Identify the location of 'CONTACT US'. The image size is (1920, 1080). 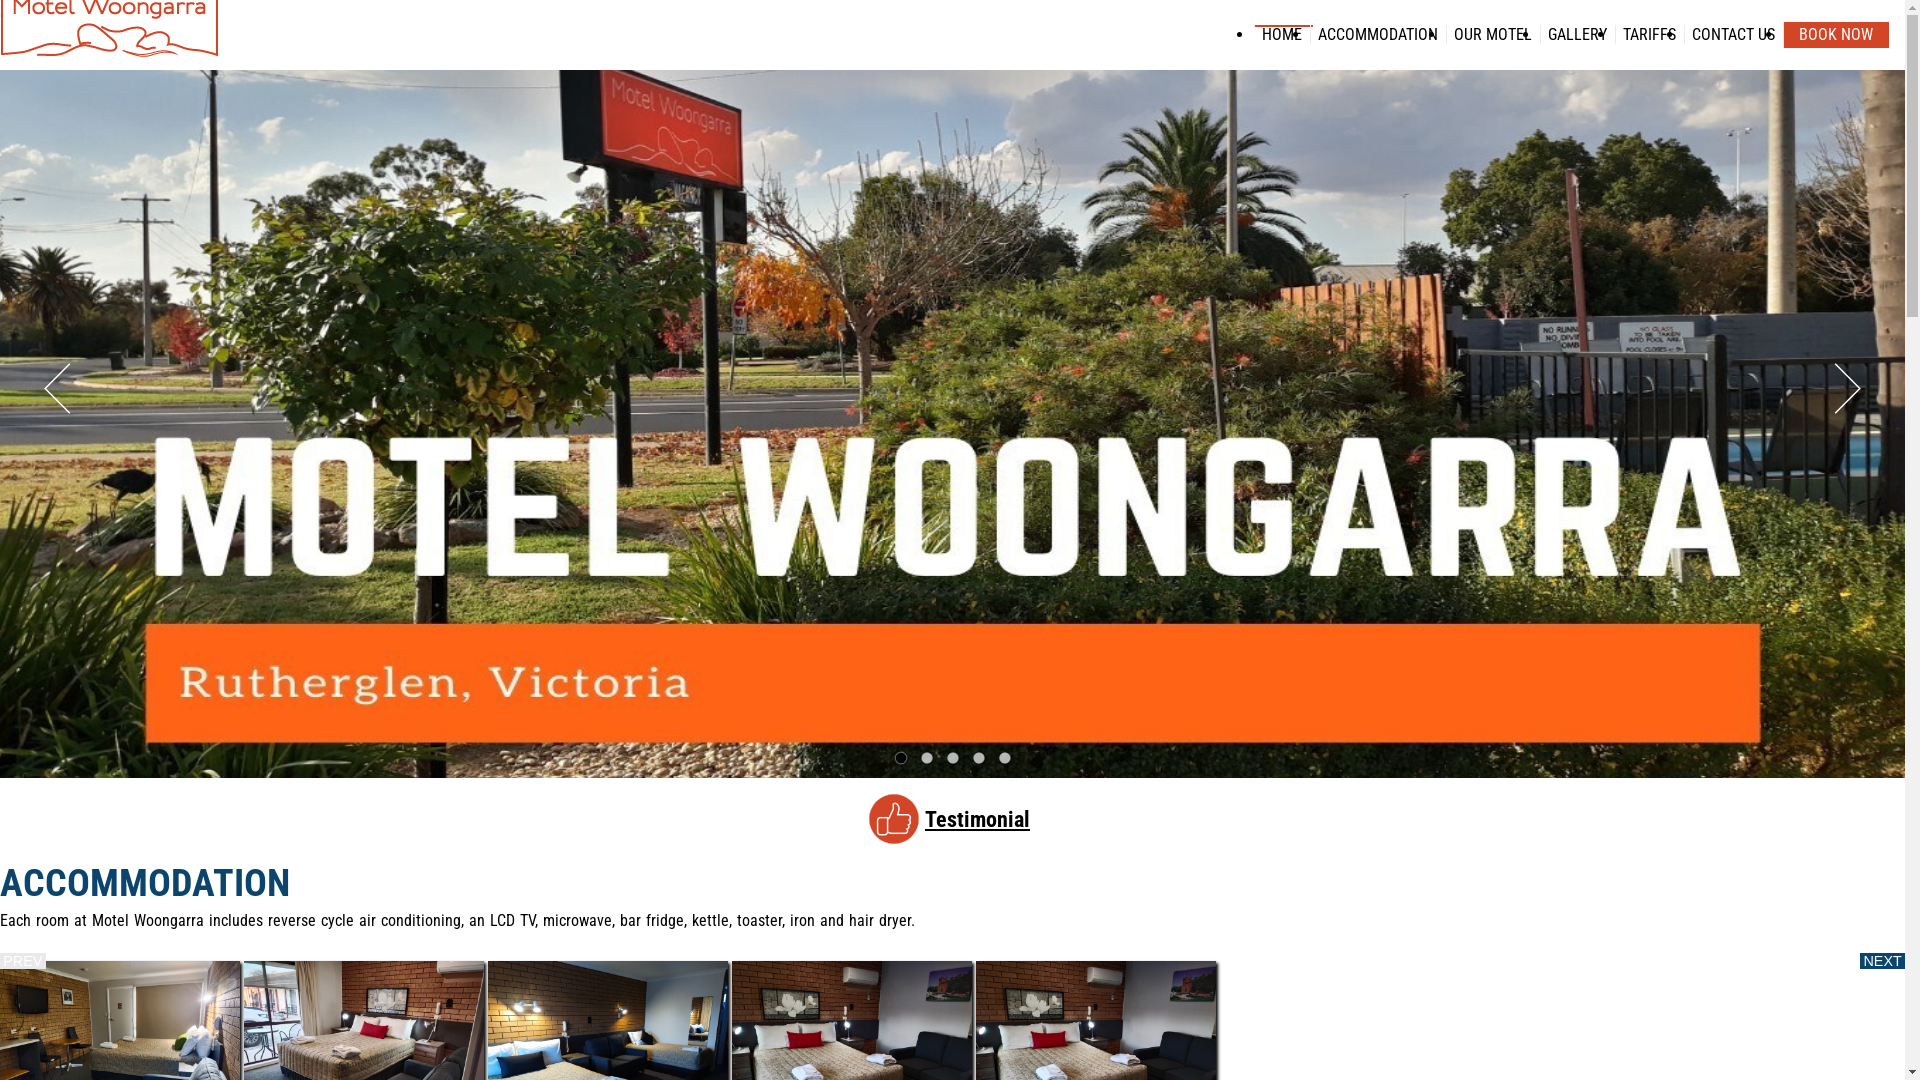
(1732, 34).